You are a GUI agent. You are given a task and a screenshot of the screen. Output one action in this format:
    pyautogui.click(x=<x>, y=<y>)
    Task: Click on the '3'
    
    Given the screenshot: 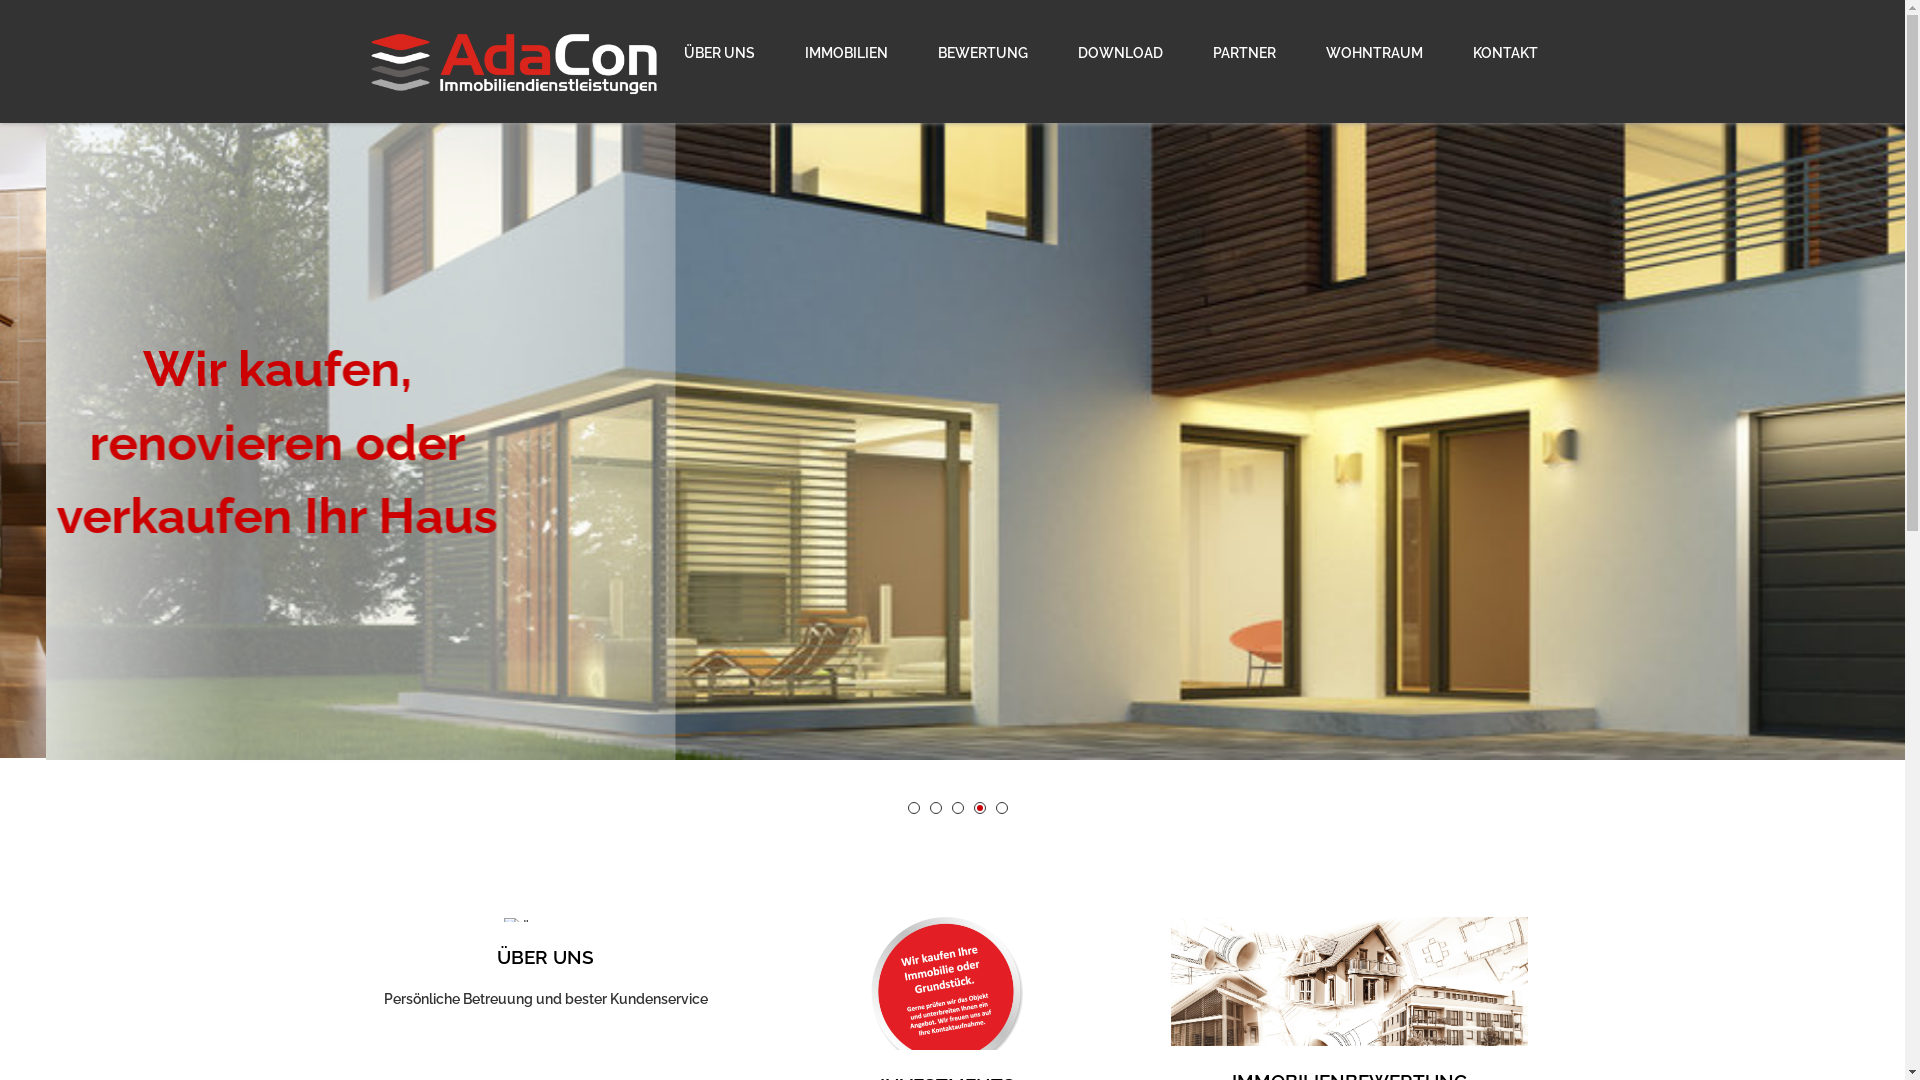 What is the action you would take?
    pyautogui.click(x=957, y=806)
    